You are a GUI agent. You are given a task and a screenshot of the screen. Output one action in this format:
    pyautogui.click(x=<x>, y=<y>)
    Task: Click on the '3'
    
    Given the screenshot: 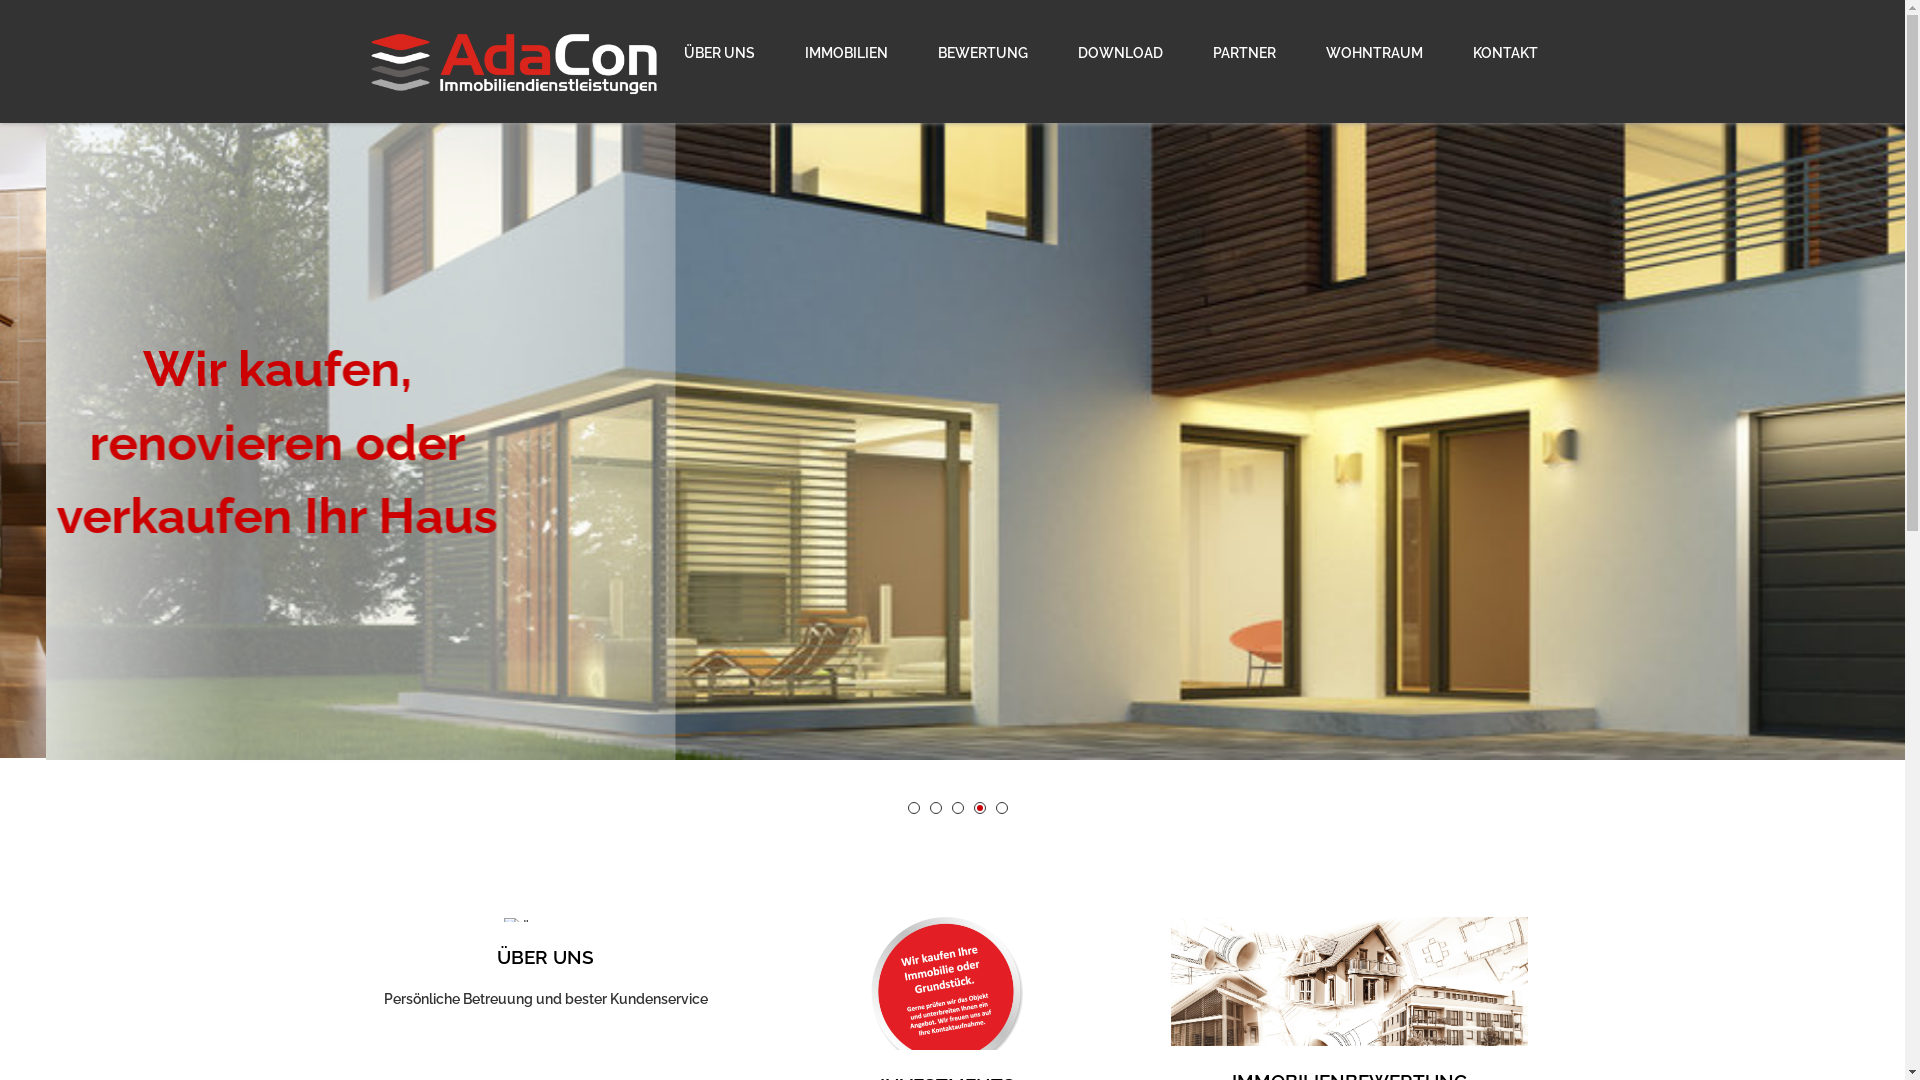 What is the action you would take?
    pyautogui.click(x=957, y=806)
    